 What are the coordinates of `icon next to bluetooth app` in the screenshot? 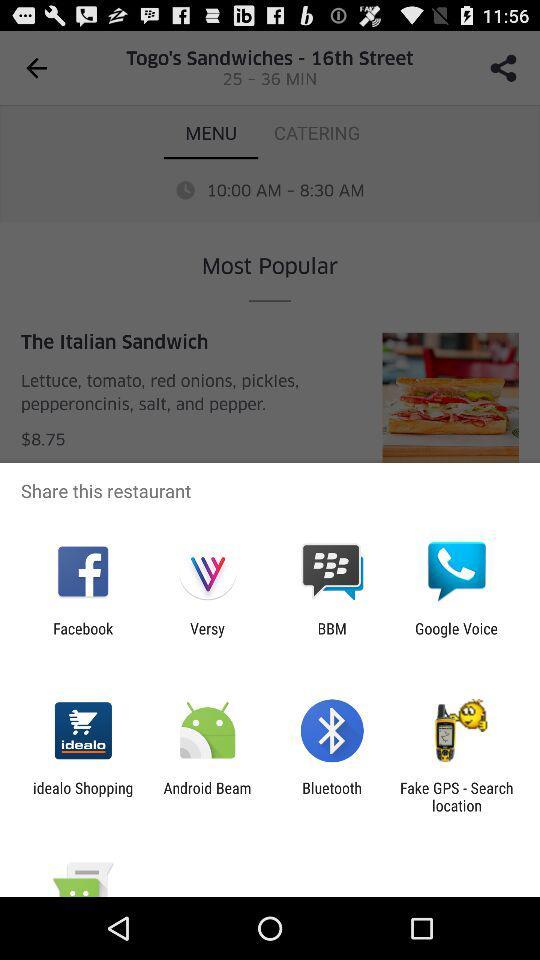 It's located at (456, 796).